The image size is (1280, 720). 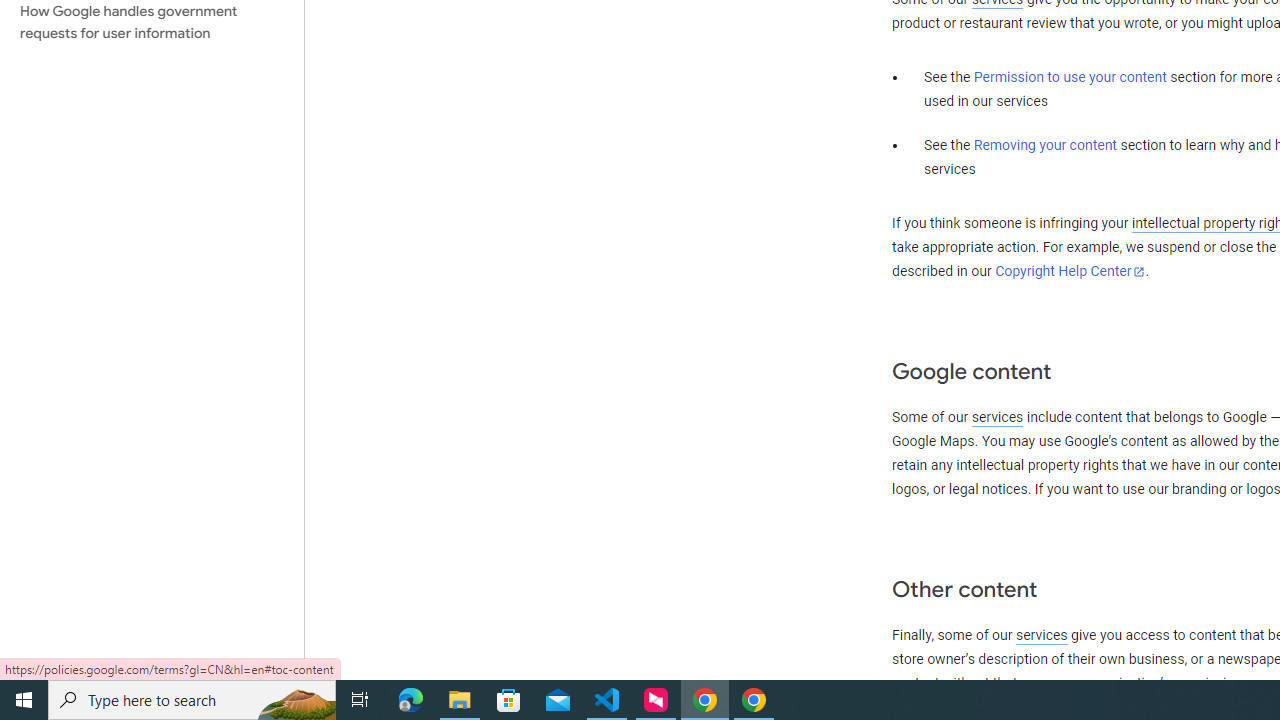 What do you see at coordinates (1069, 271) in the screenshot?
I see `'Copyright Help Center'` at bounding box center [1069, 271].